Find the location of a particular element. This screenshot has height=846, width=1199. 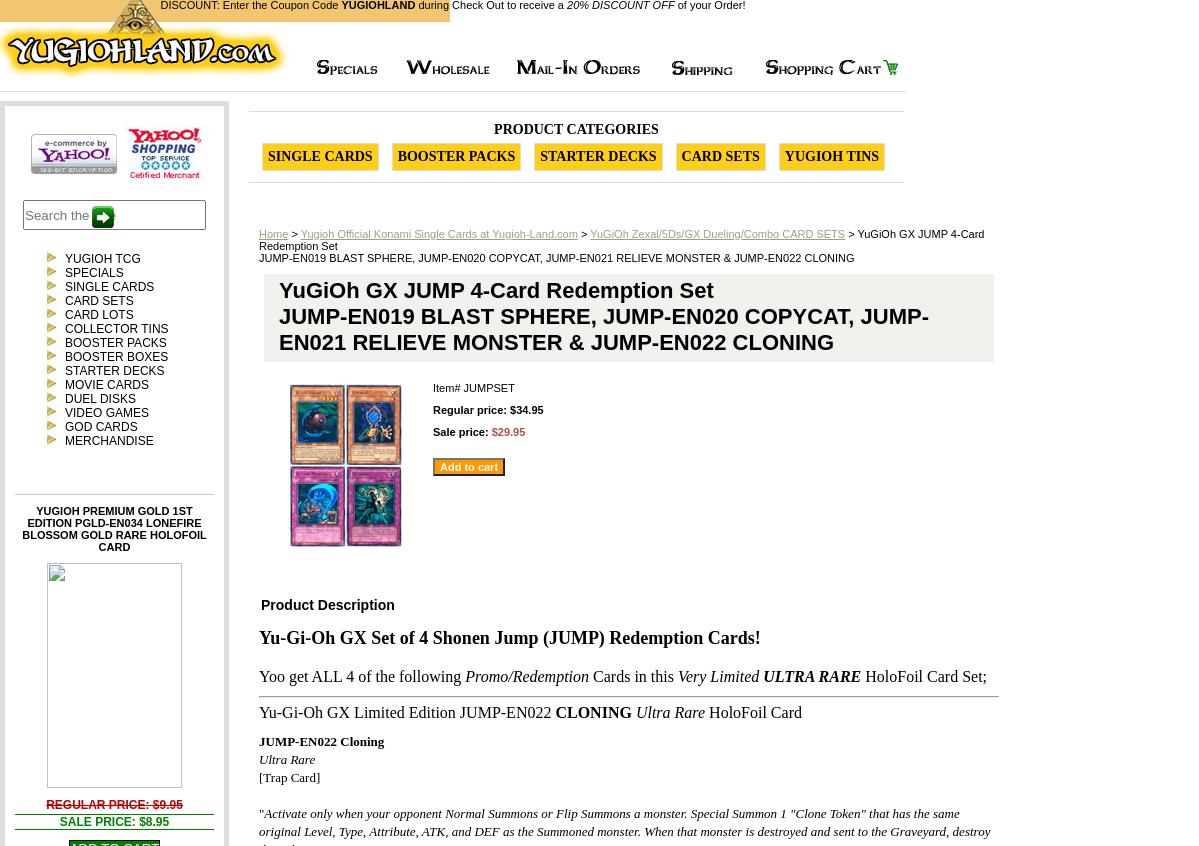

'Yugioh Tins' is located at coordinates (831, 155).